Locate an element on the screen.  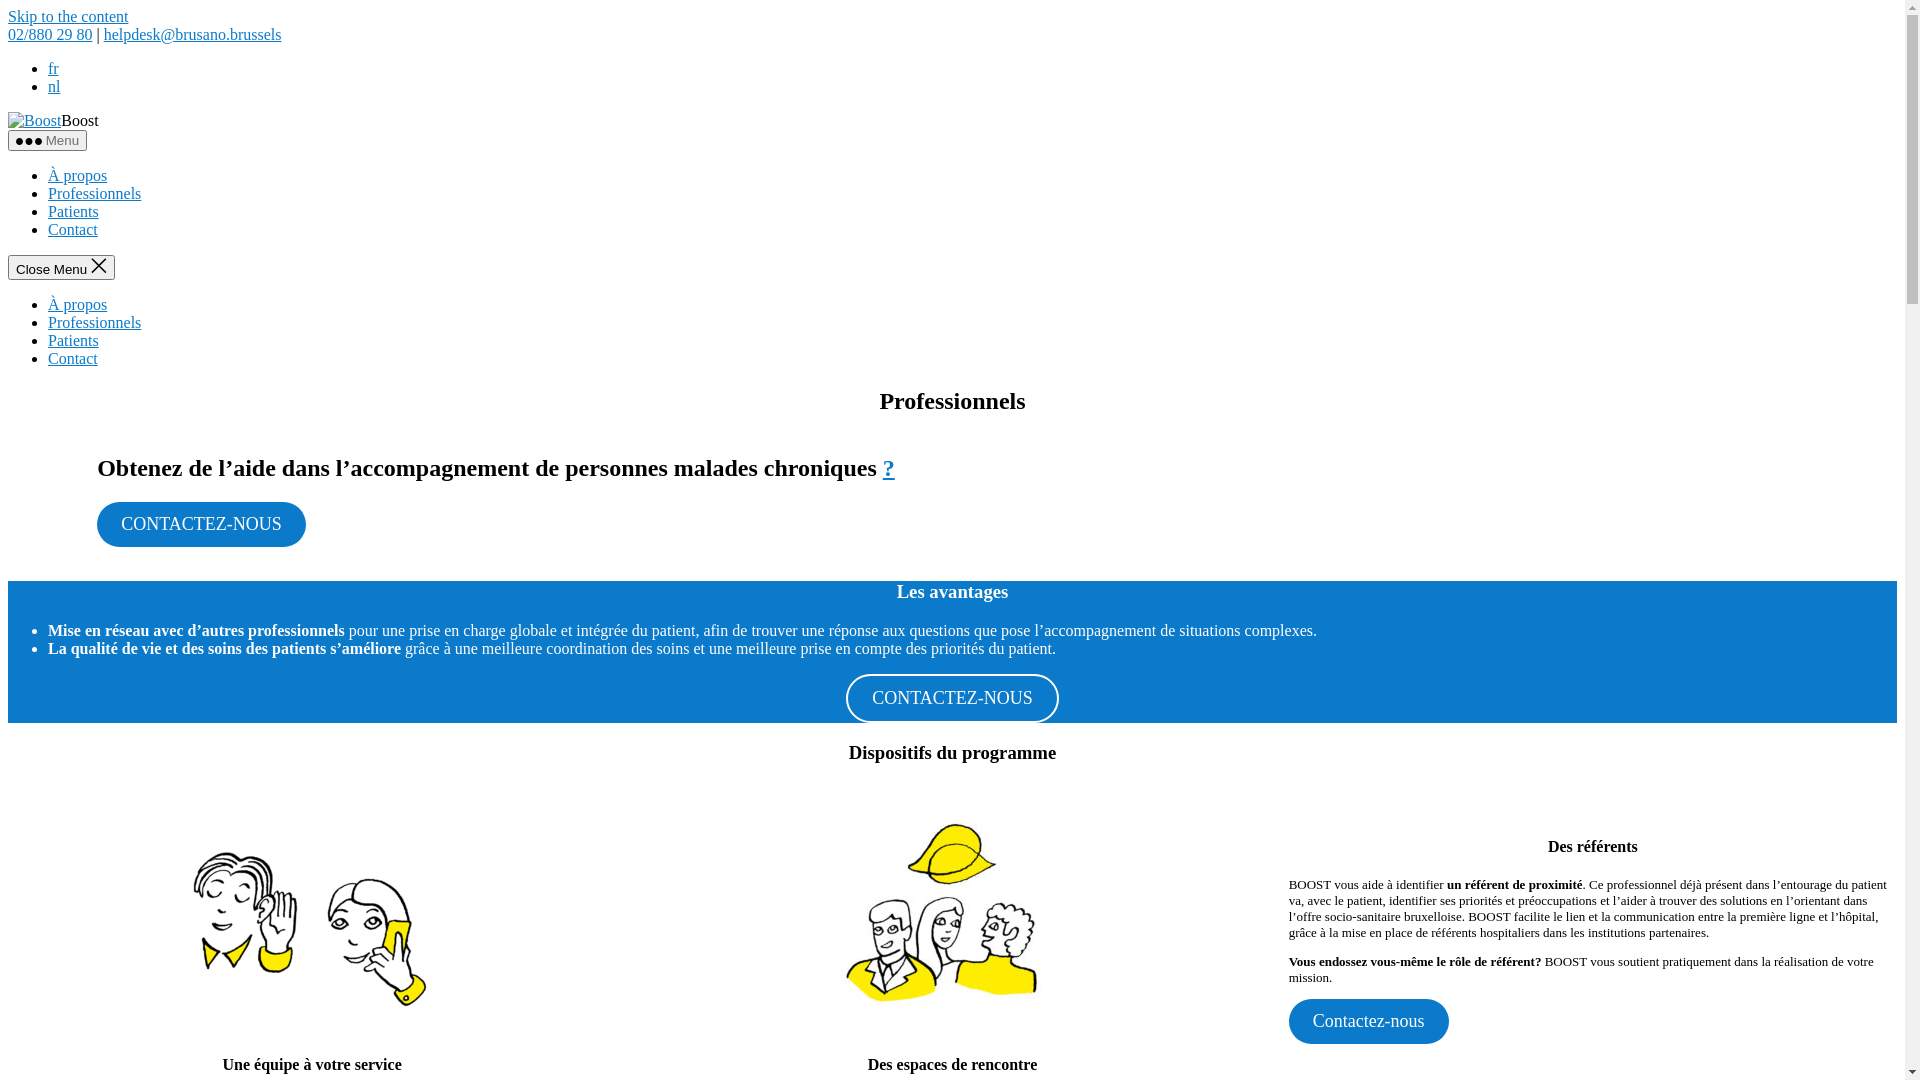
'helpdesk@brusano.brussels' is located at coordinates (192, 34).